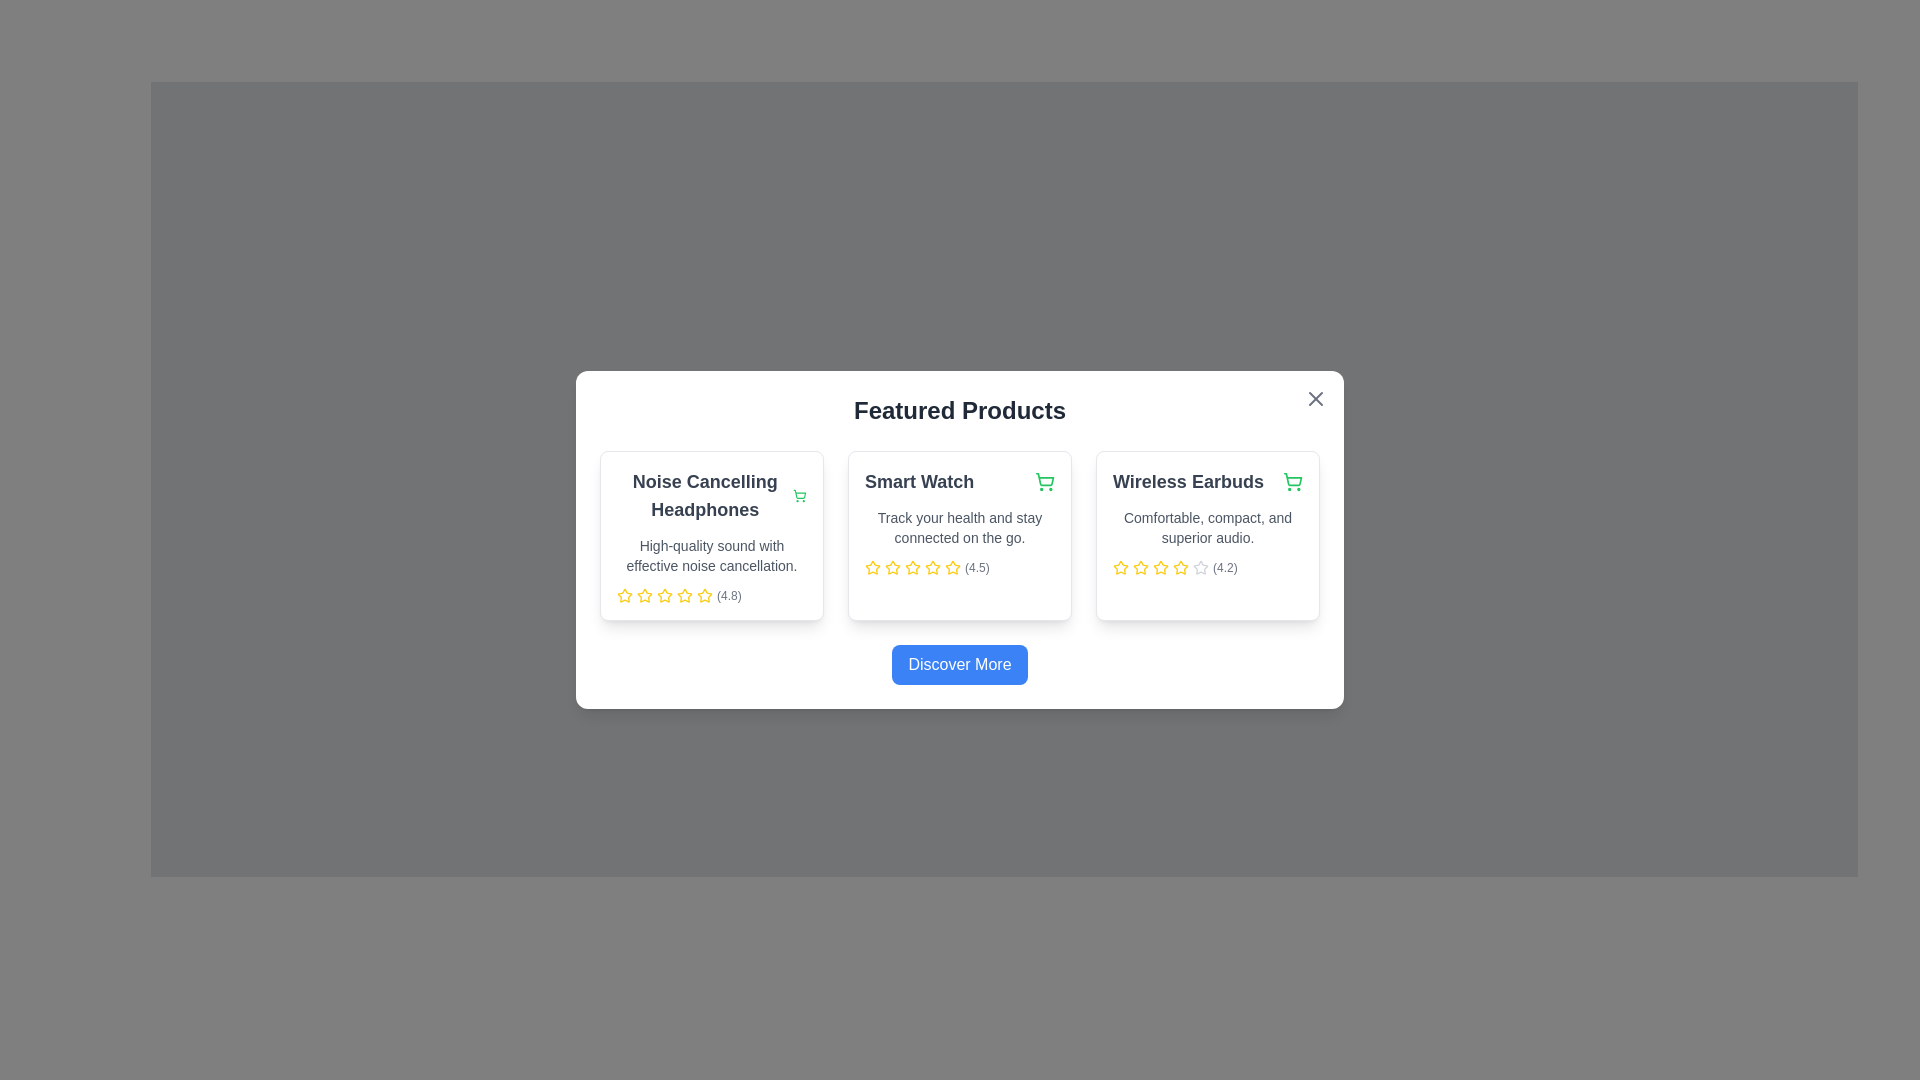 This screenshot has height=1080, width=1920. I want to click on the yellow star icon element, which is the third star in a horizontal sequence under the 'Noise Cancelling Headphones' title, so click(644, 595).